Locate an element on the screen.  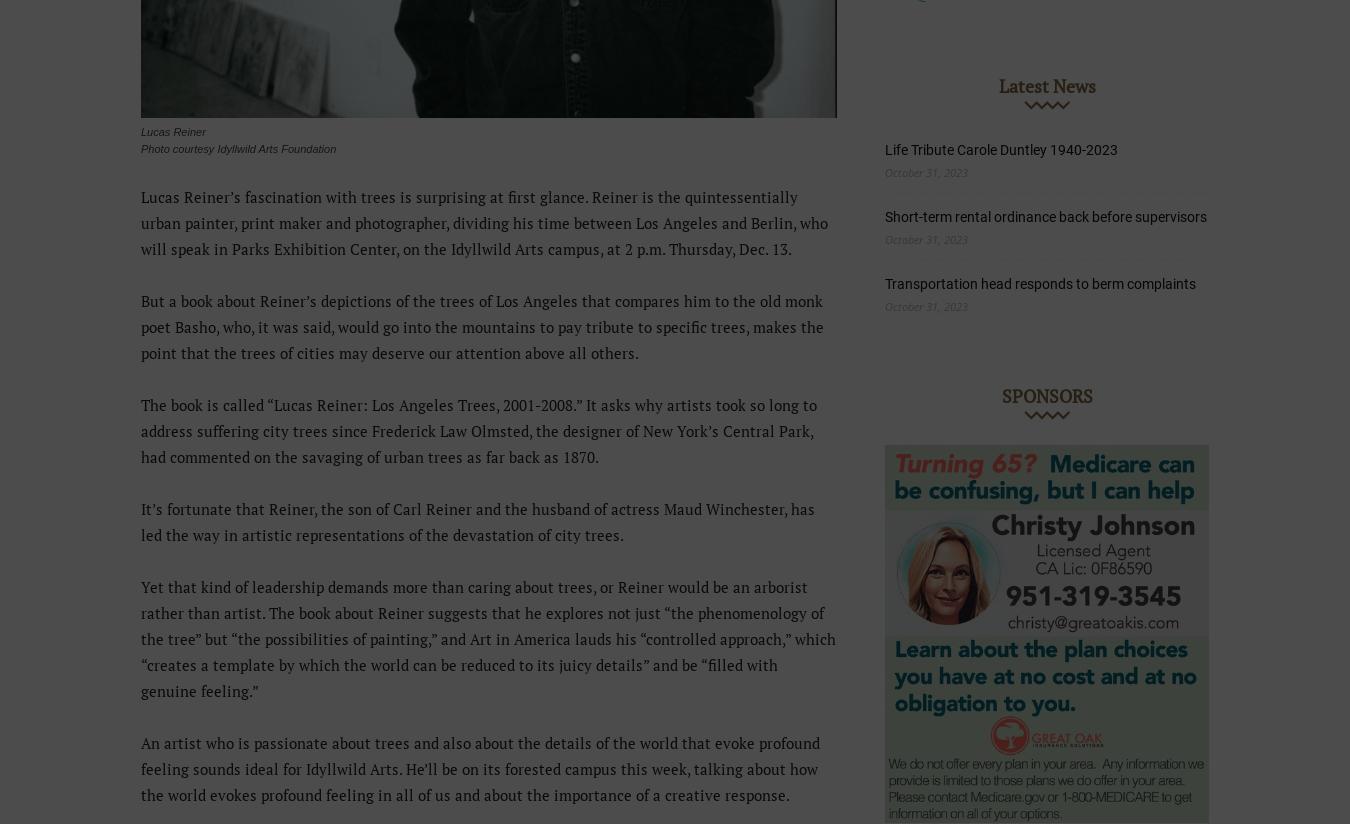
'Photo courtesy Idyllwild Arts Foundation' is located at coordinates (237, 147).